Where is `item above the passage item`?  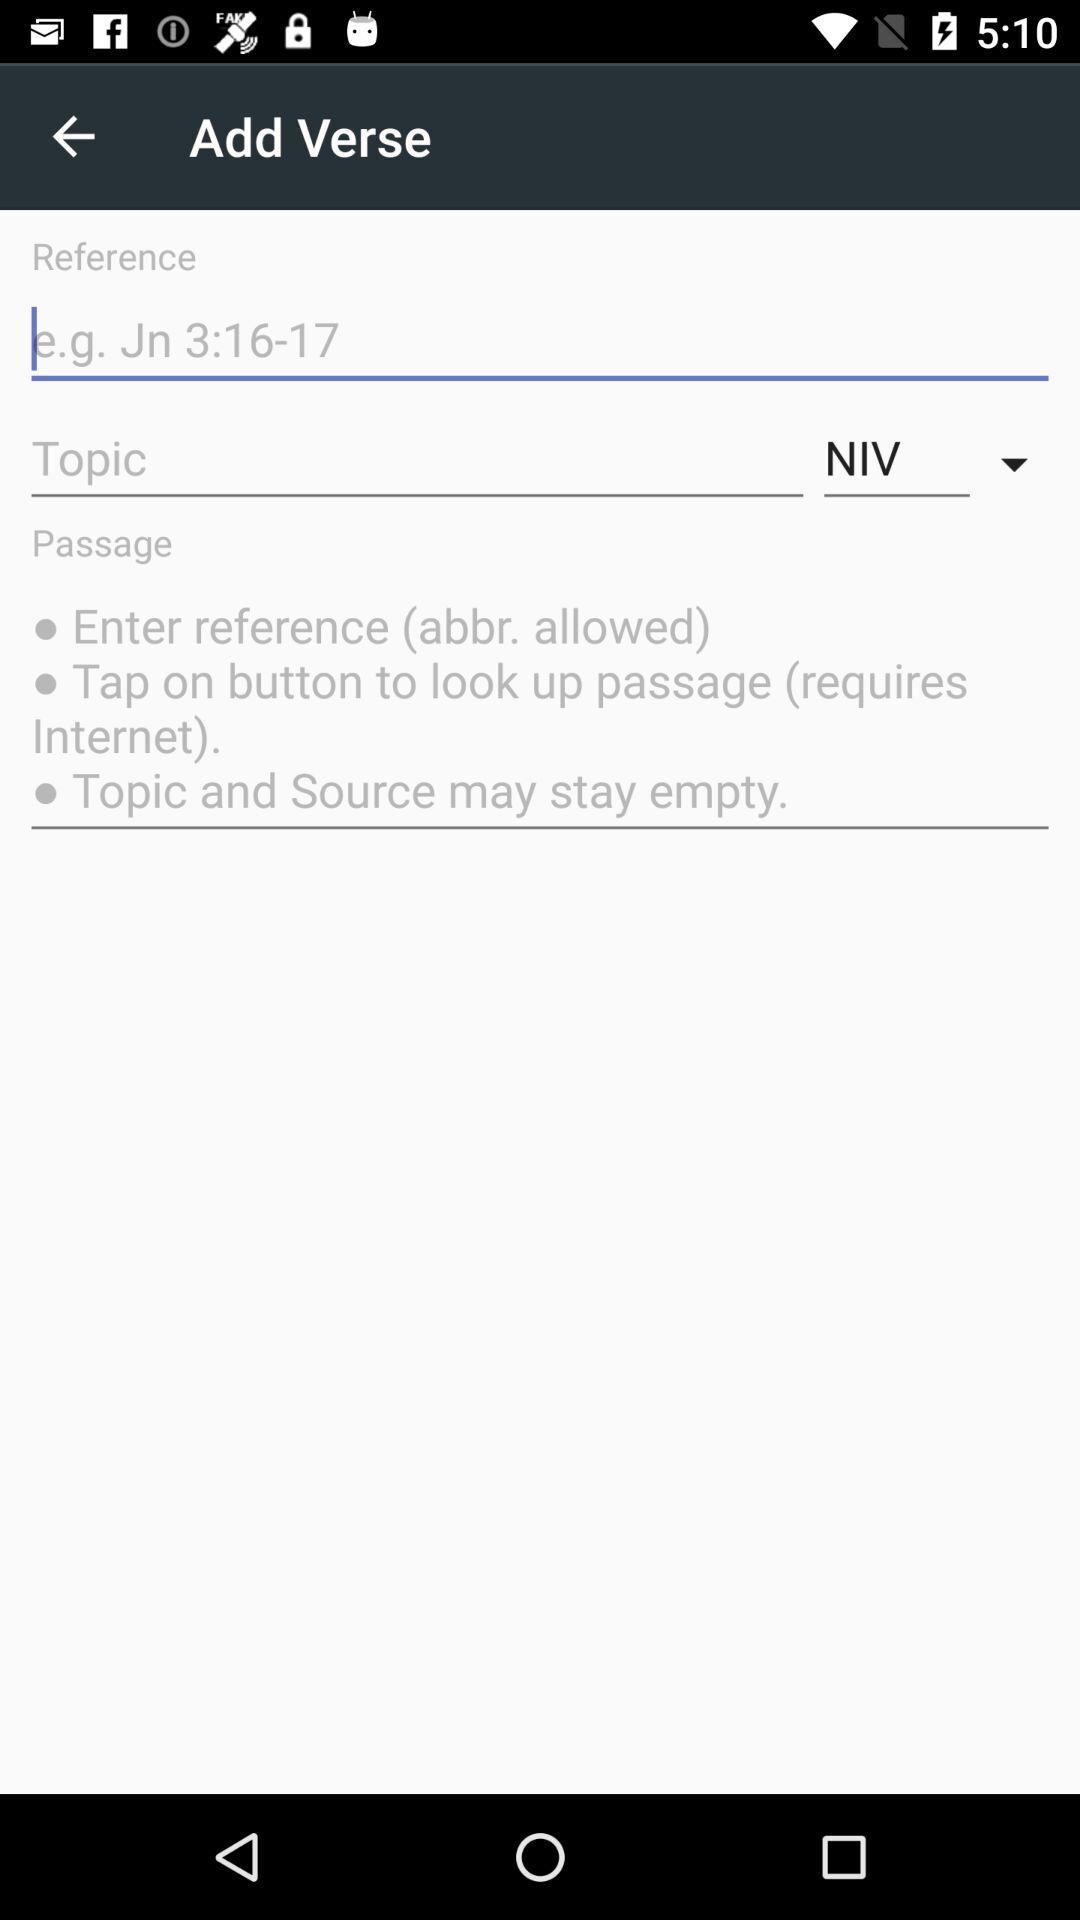 item above the passage item is located at coordinates (1019, 457).